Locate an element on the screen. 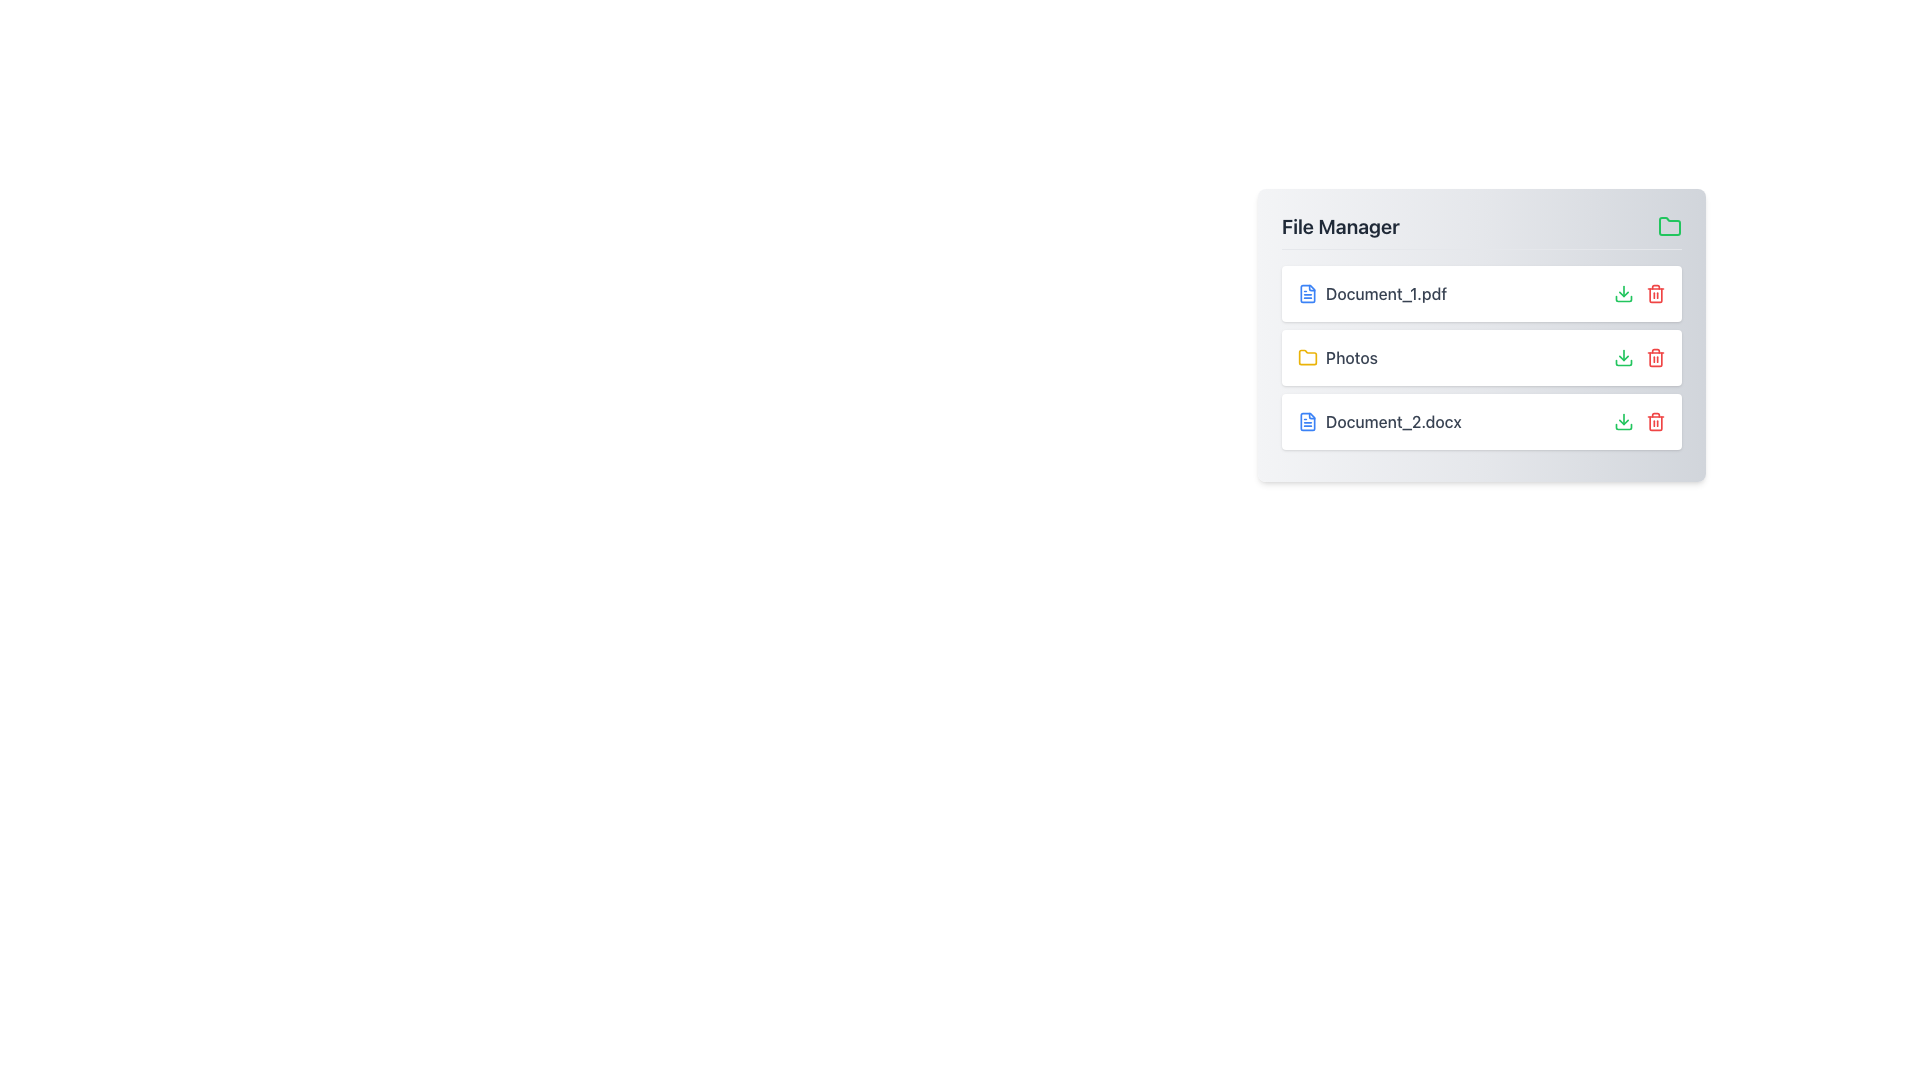 The width and height of the screenshot is (1920, 1080). the green download icon in the Photos row of the file manager interface to download the file or folder is located at coordinates (1640, 357).